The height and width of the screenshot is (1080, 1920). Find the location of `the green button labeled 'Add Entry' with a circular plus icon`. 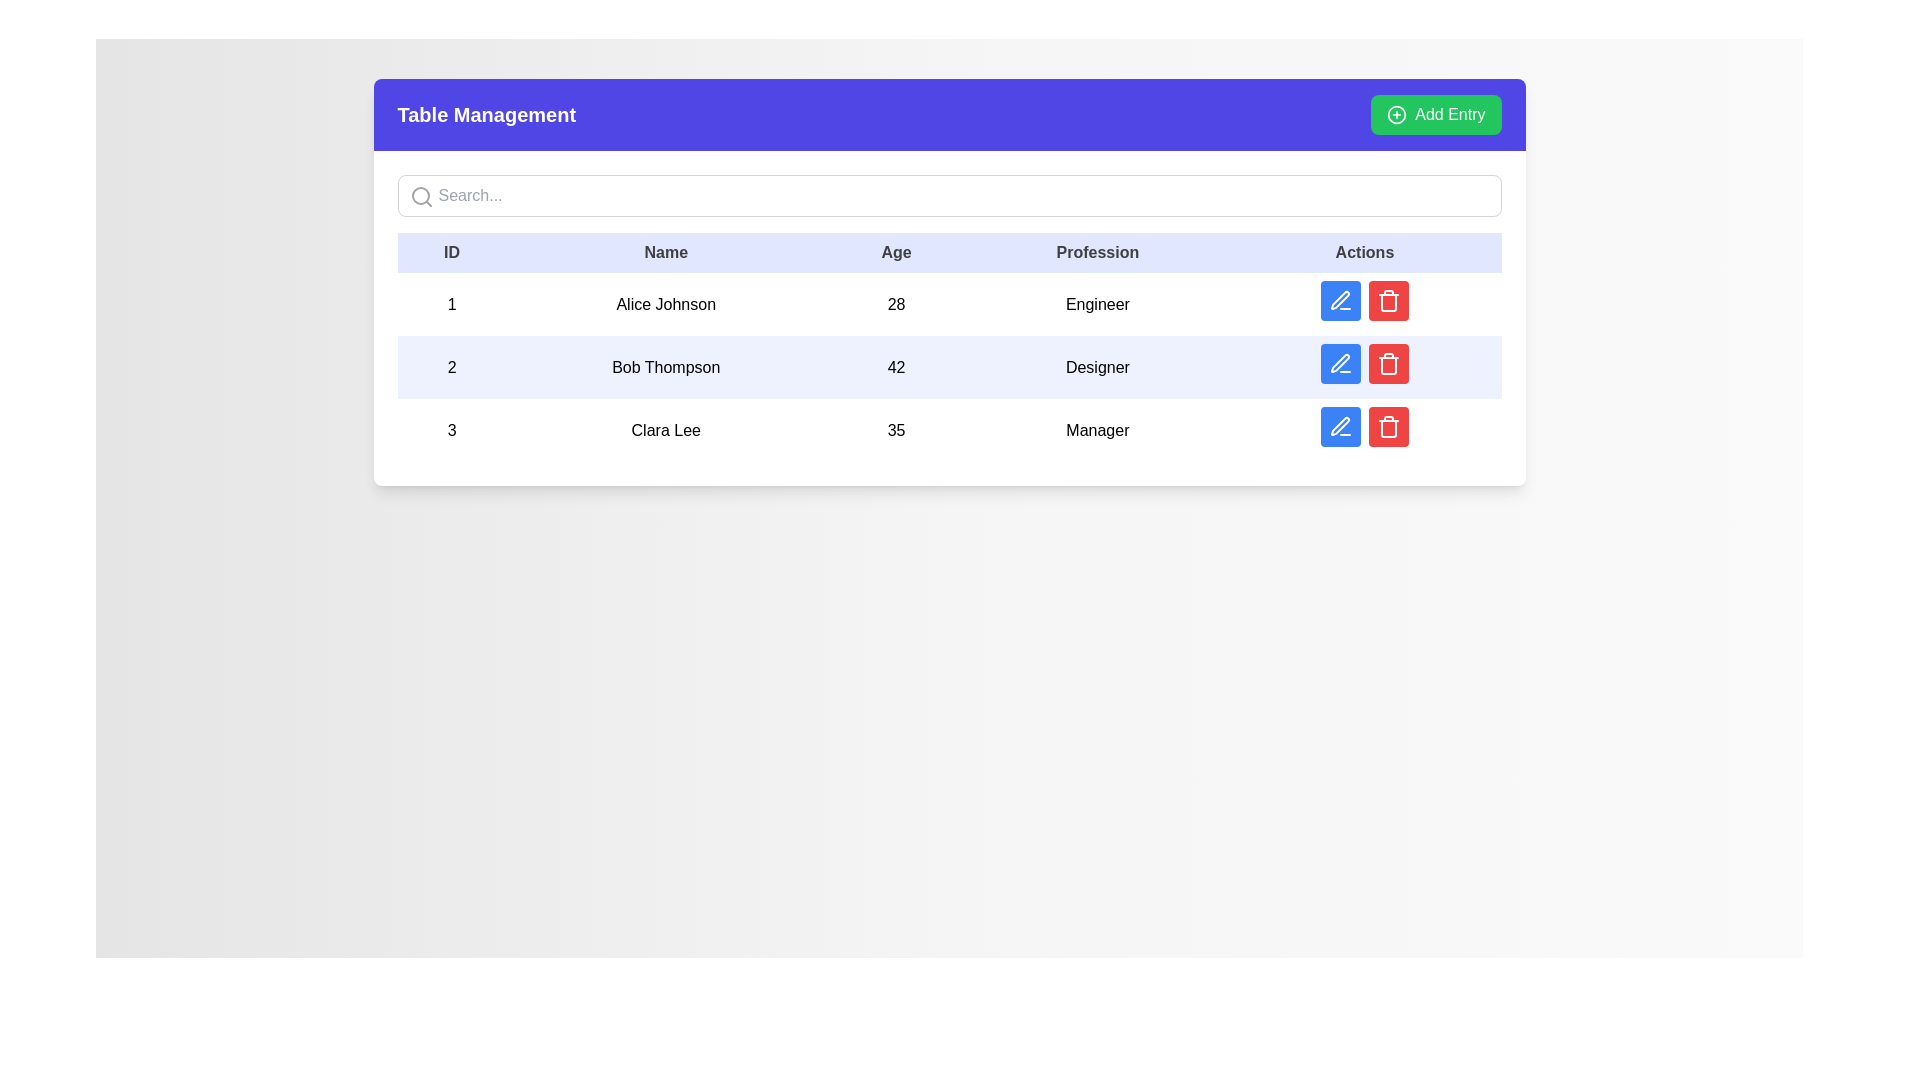

the green button labeled 'Add Entry' with a circular plus icon is located at coordinates (1435, 115).